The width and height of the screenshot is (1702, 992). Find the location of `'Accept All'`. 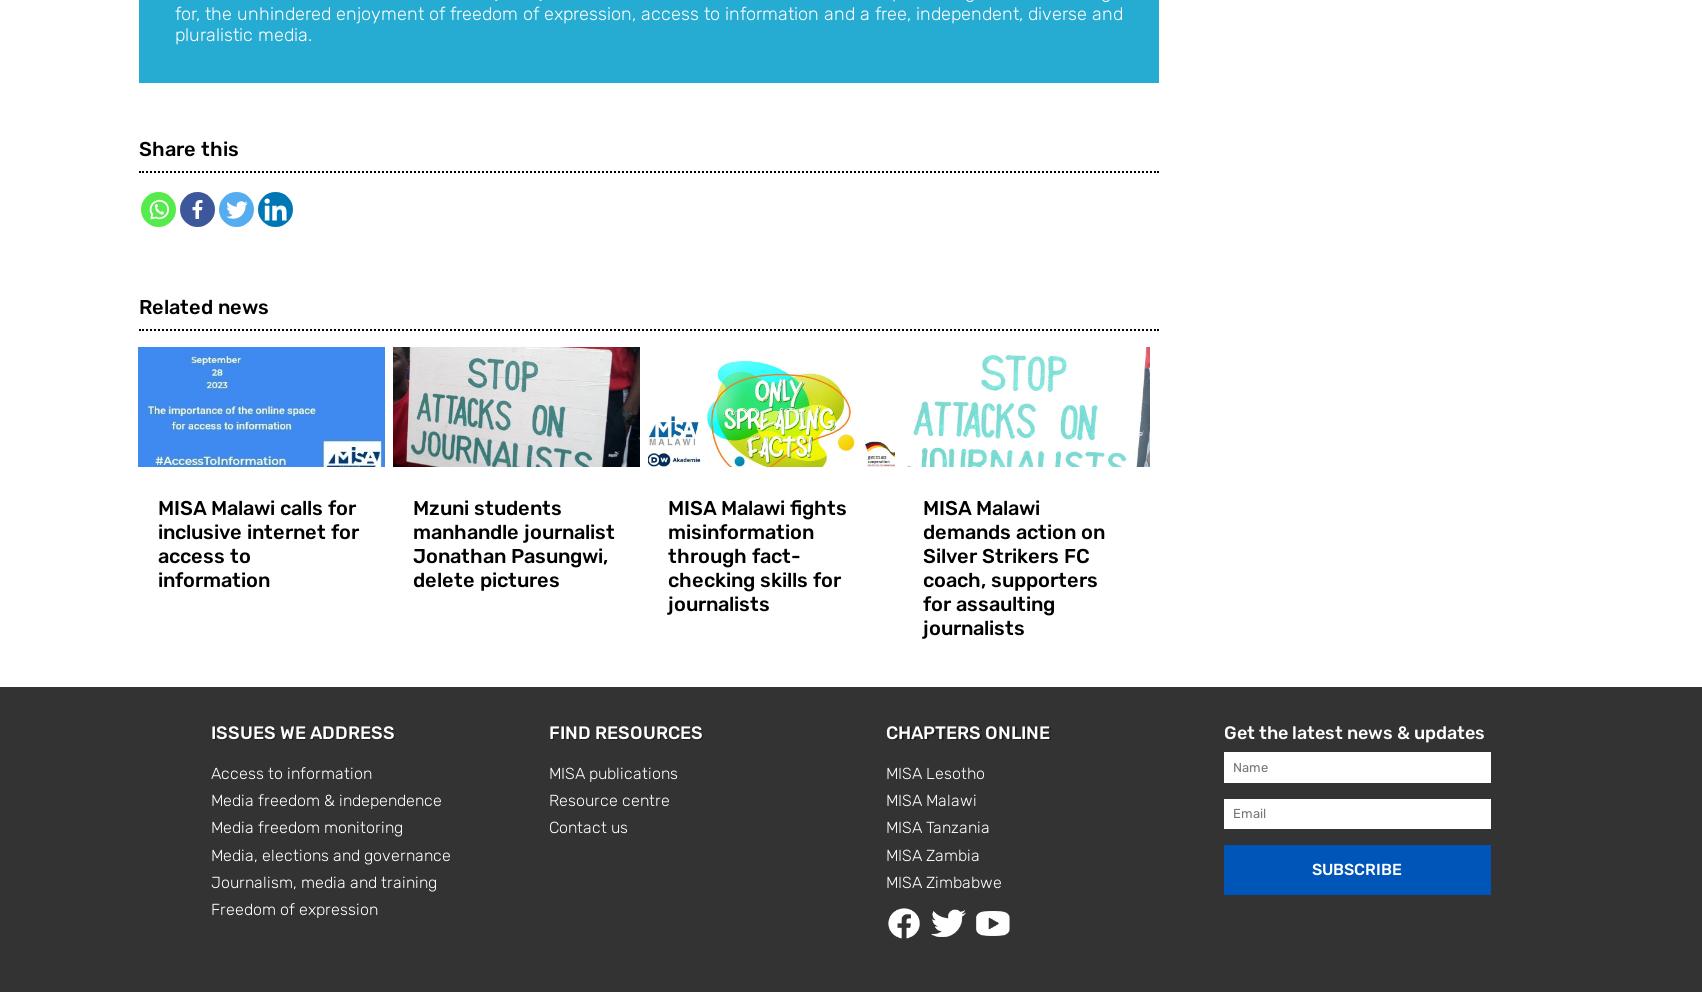

'Accept All' is located at coordinates (277, 709).